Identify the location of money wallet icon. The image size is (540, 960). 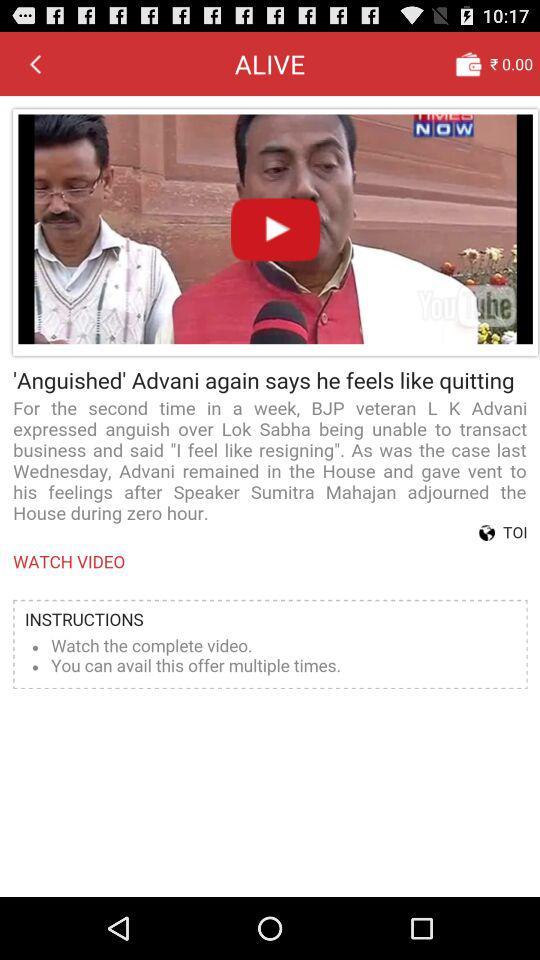
(468, 63).